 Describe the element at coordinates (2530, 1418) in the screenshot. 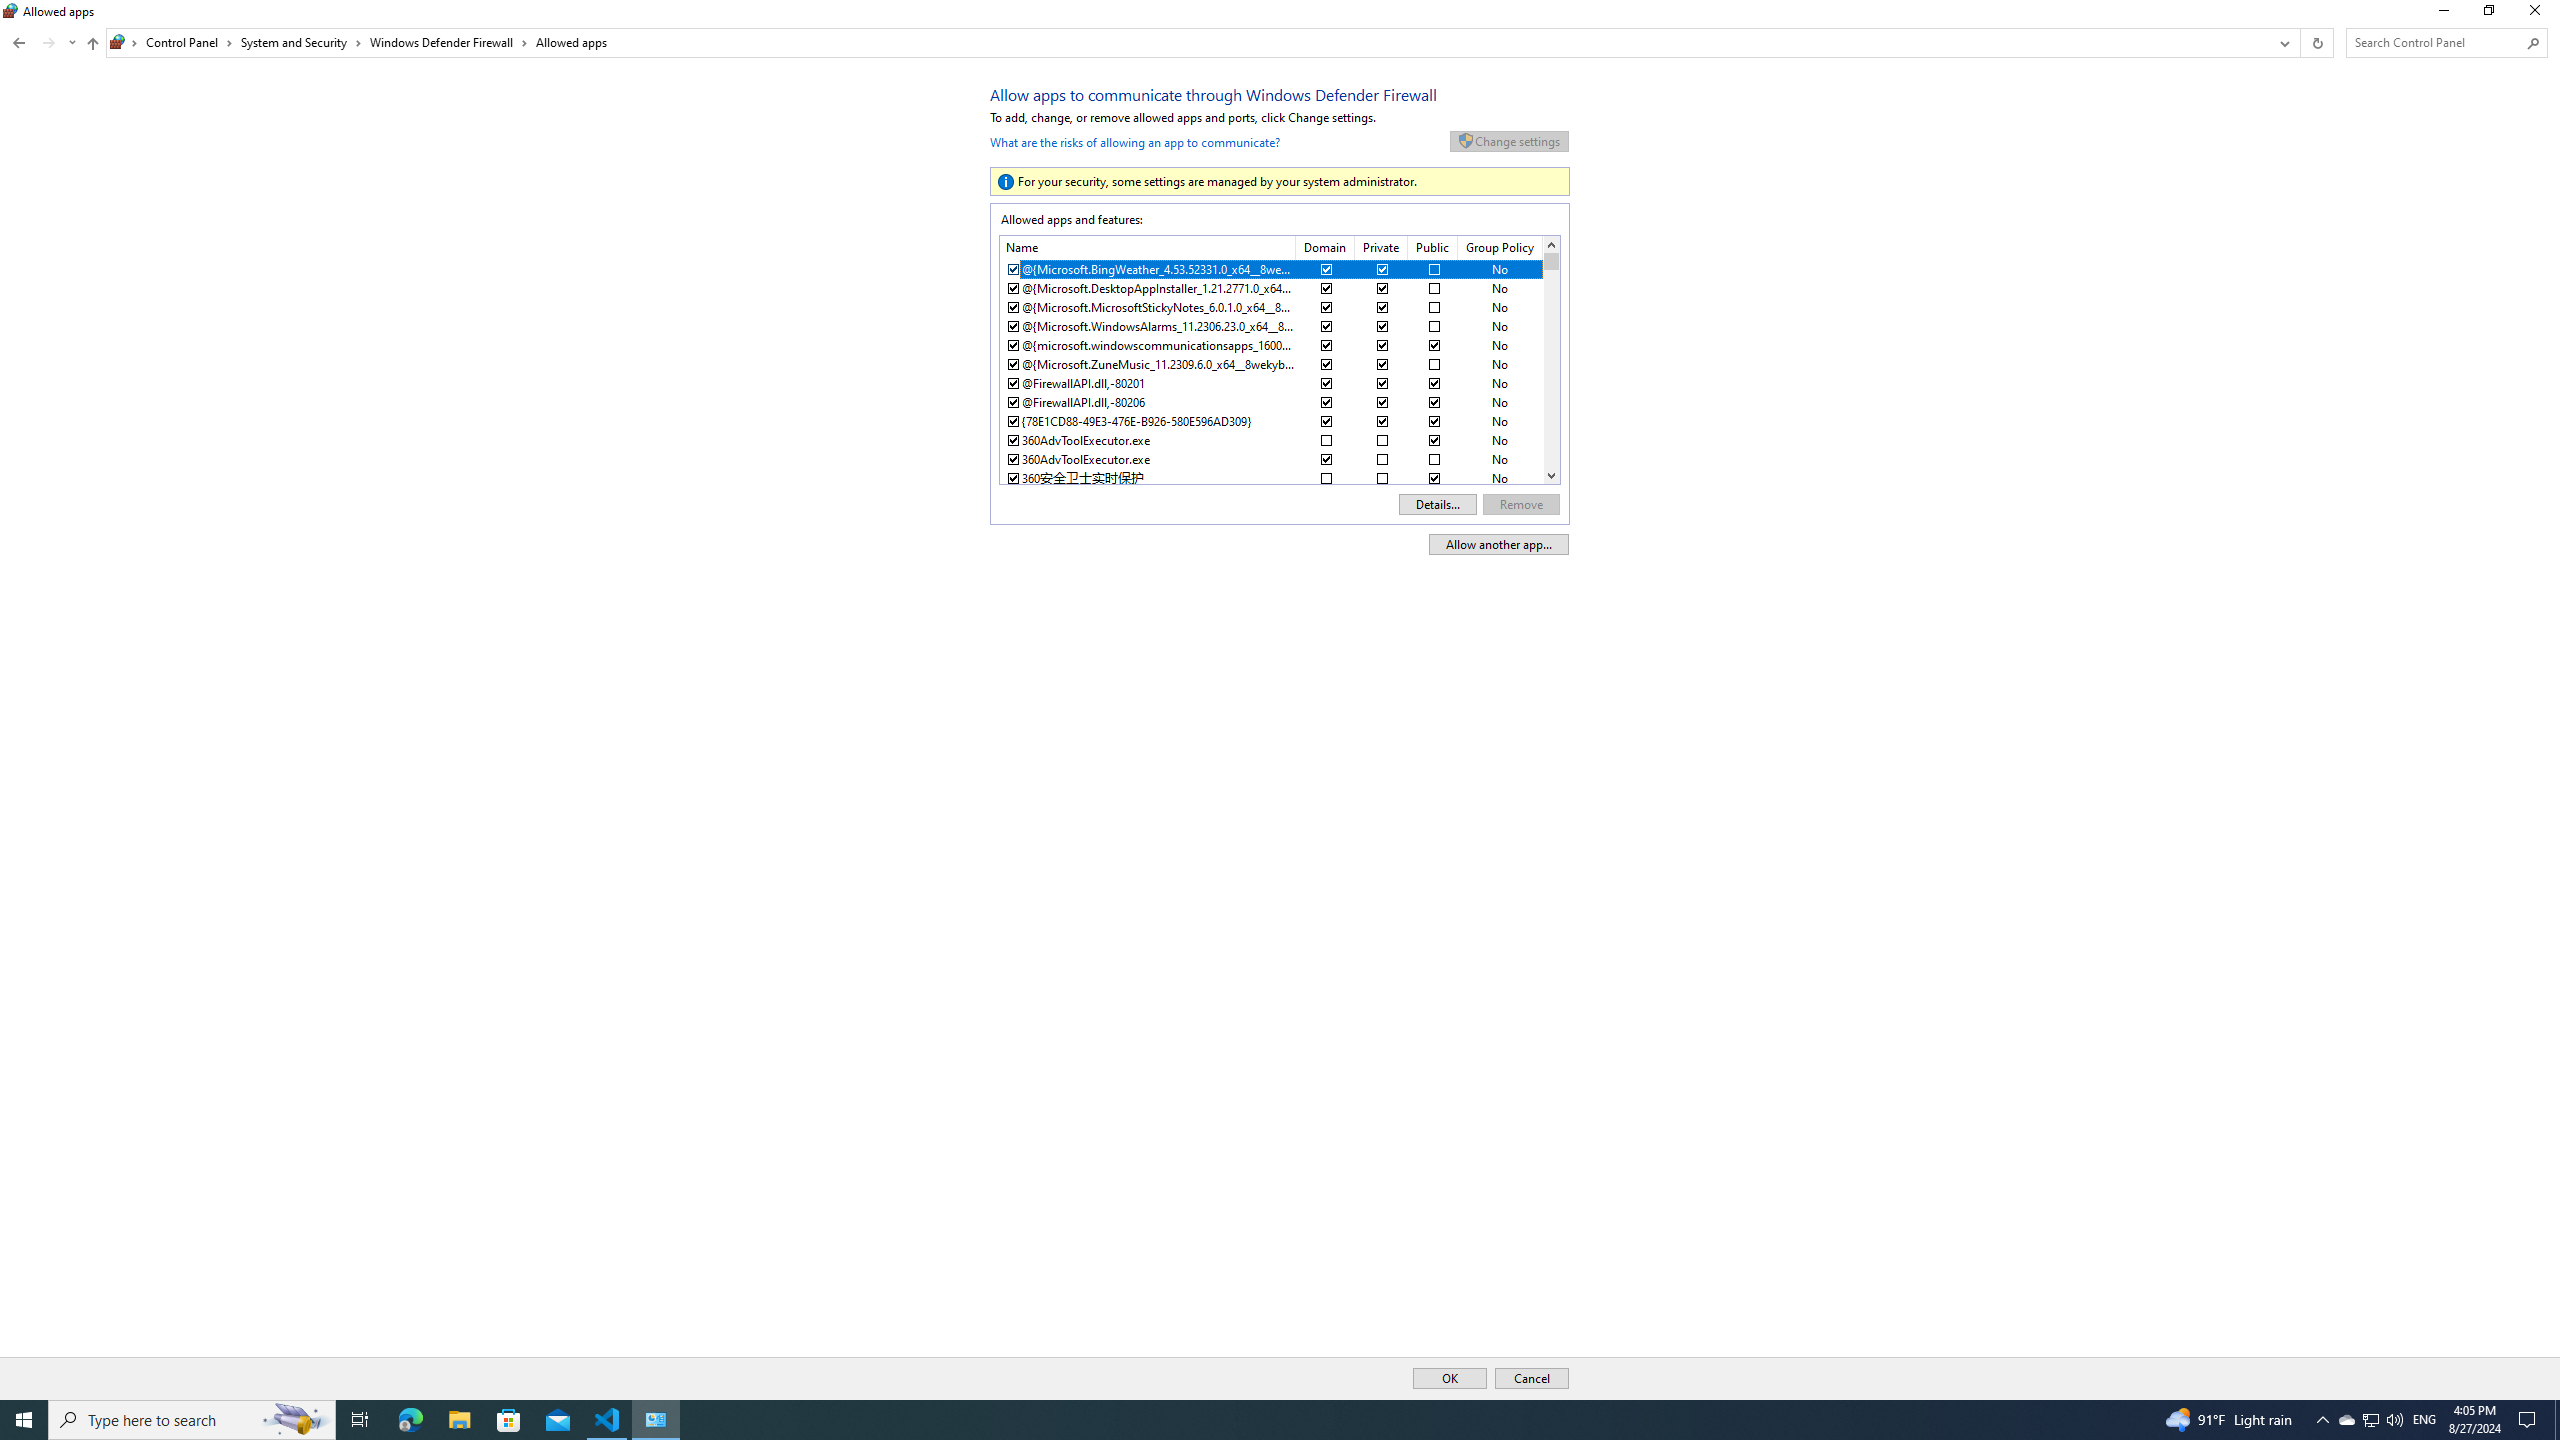

I see `'Action Center, No new notifications'` at that location.